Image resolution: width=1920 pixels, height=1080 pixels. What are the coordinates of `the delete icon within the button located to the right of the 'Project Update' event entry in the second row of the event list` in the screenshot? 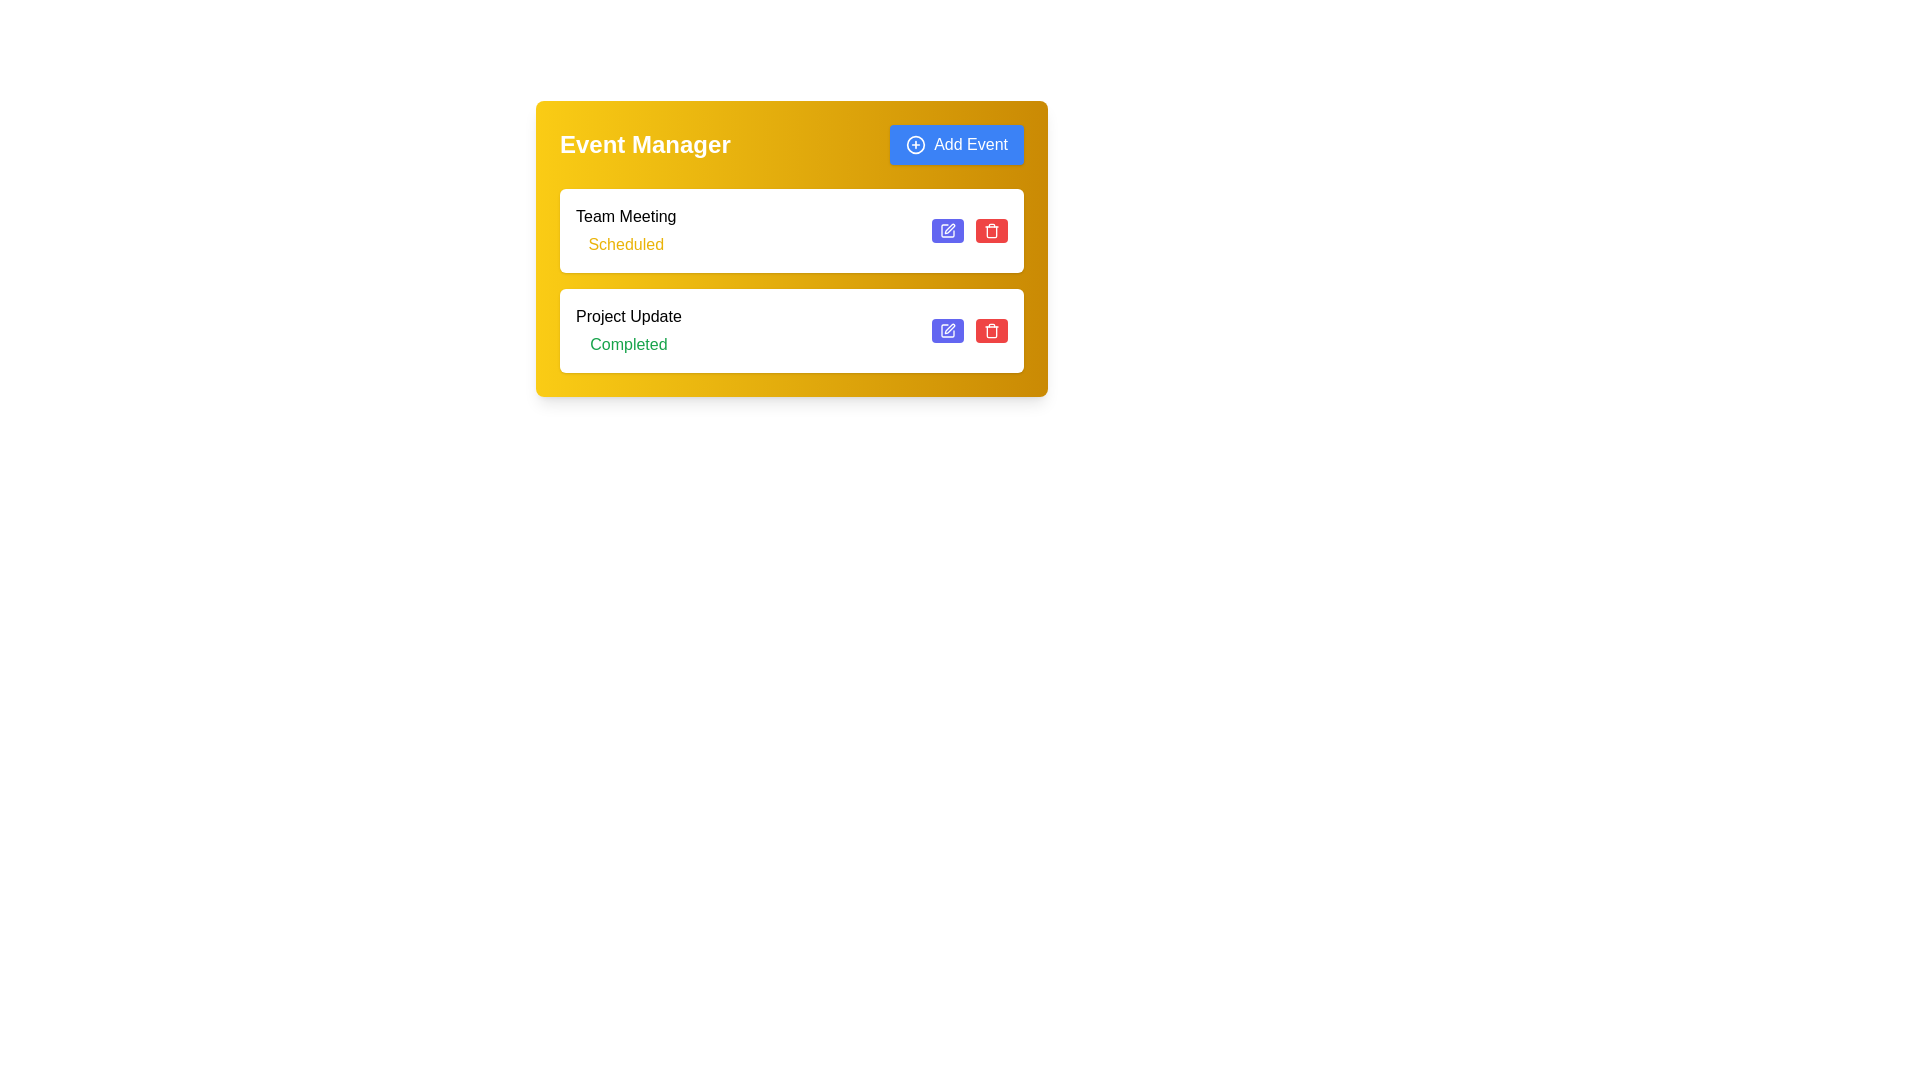 It's located at (992, 330).